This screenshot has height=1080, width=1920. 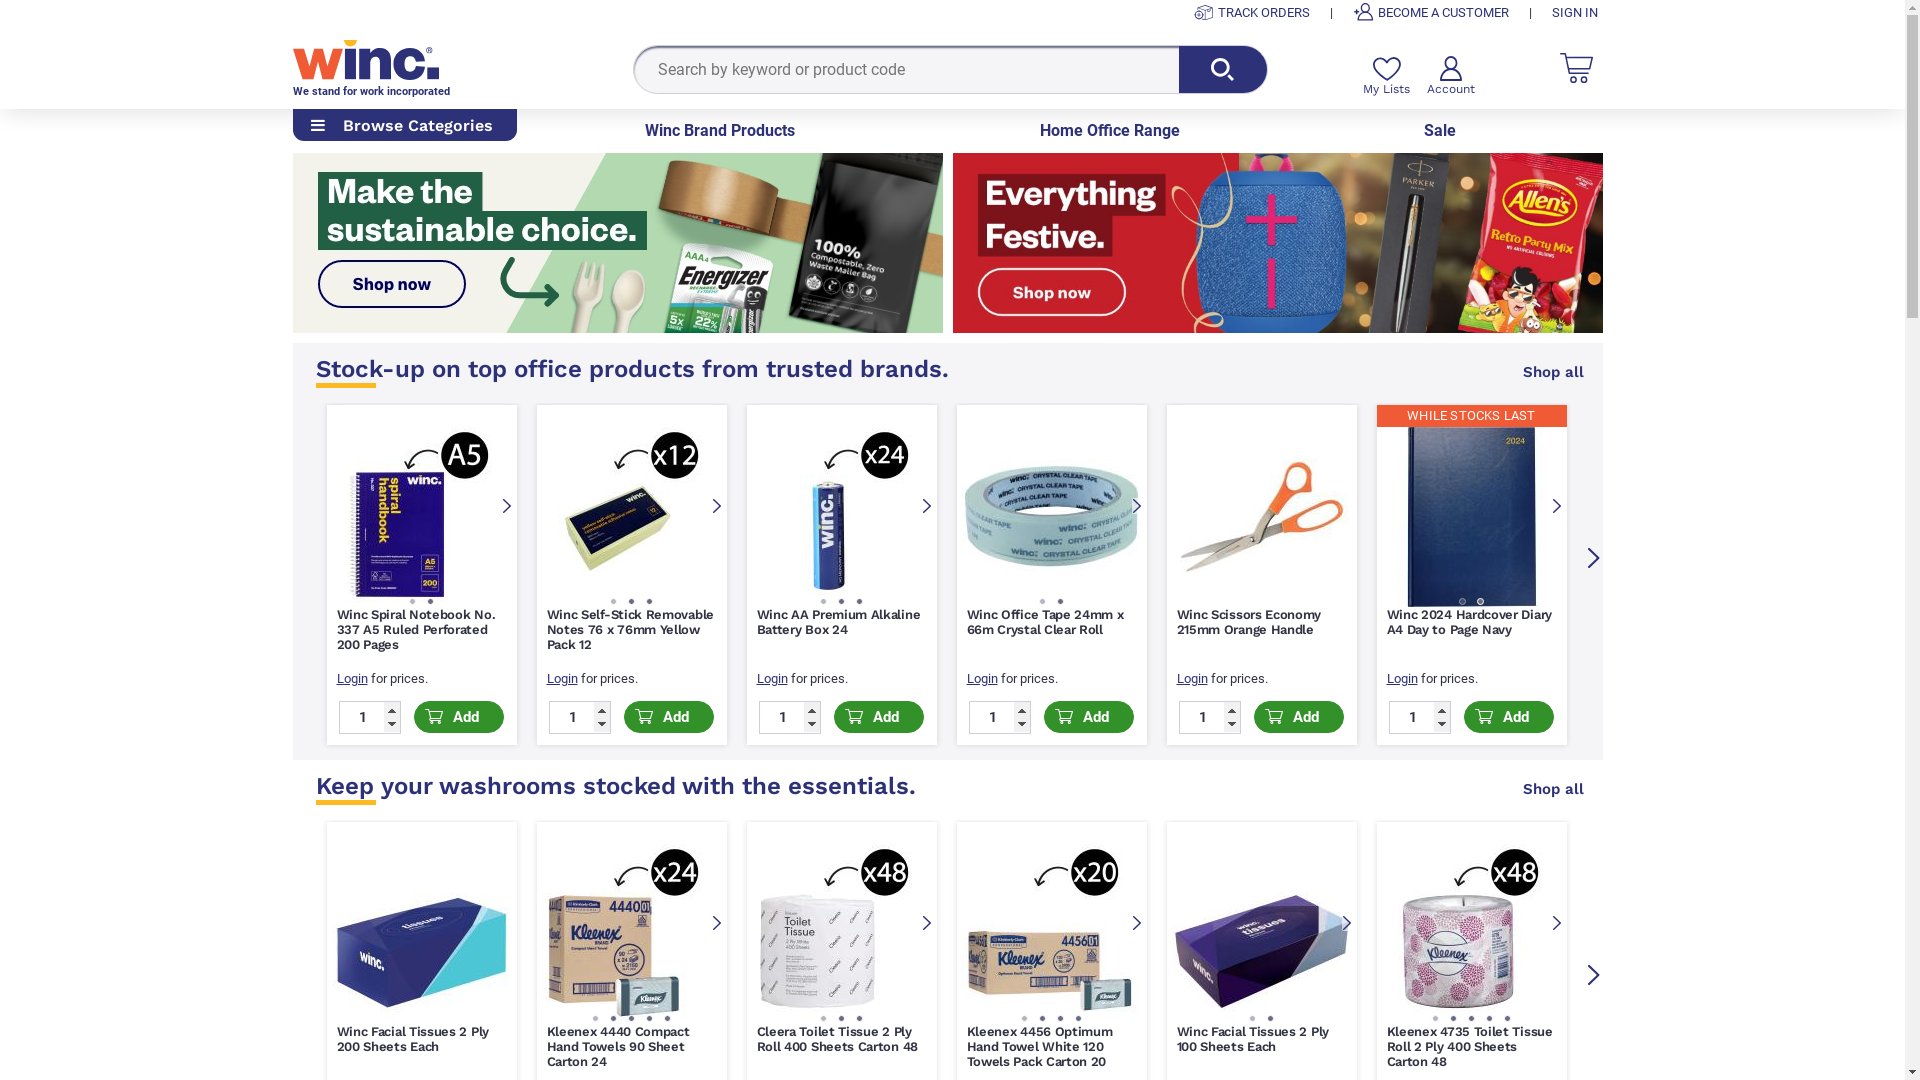 What do you see at coordinates (1592, 974) in the screenshot?
I see `'Next'` at bounding box center [1592, 974].